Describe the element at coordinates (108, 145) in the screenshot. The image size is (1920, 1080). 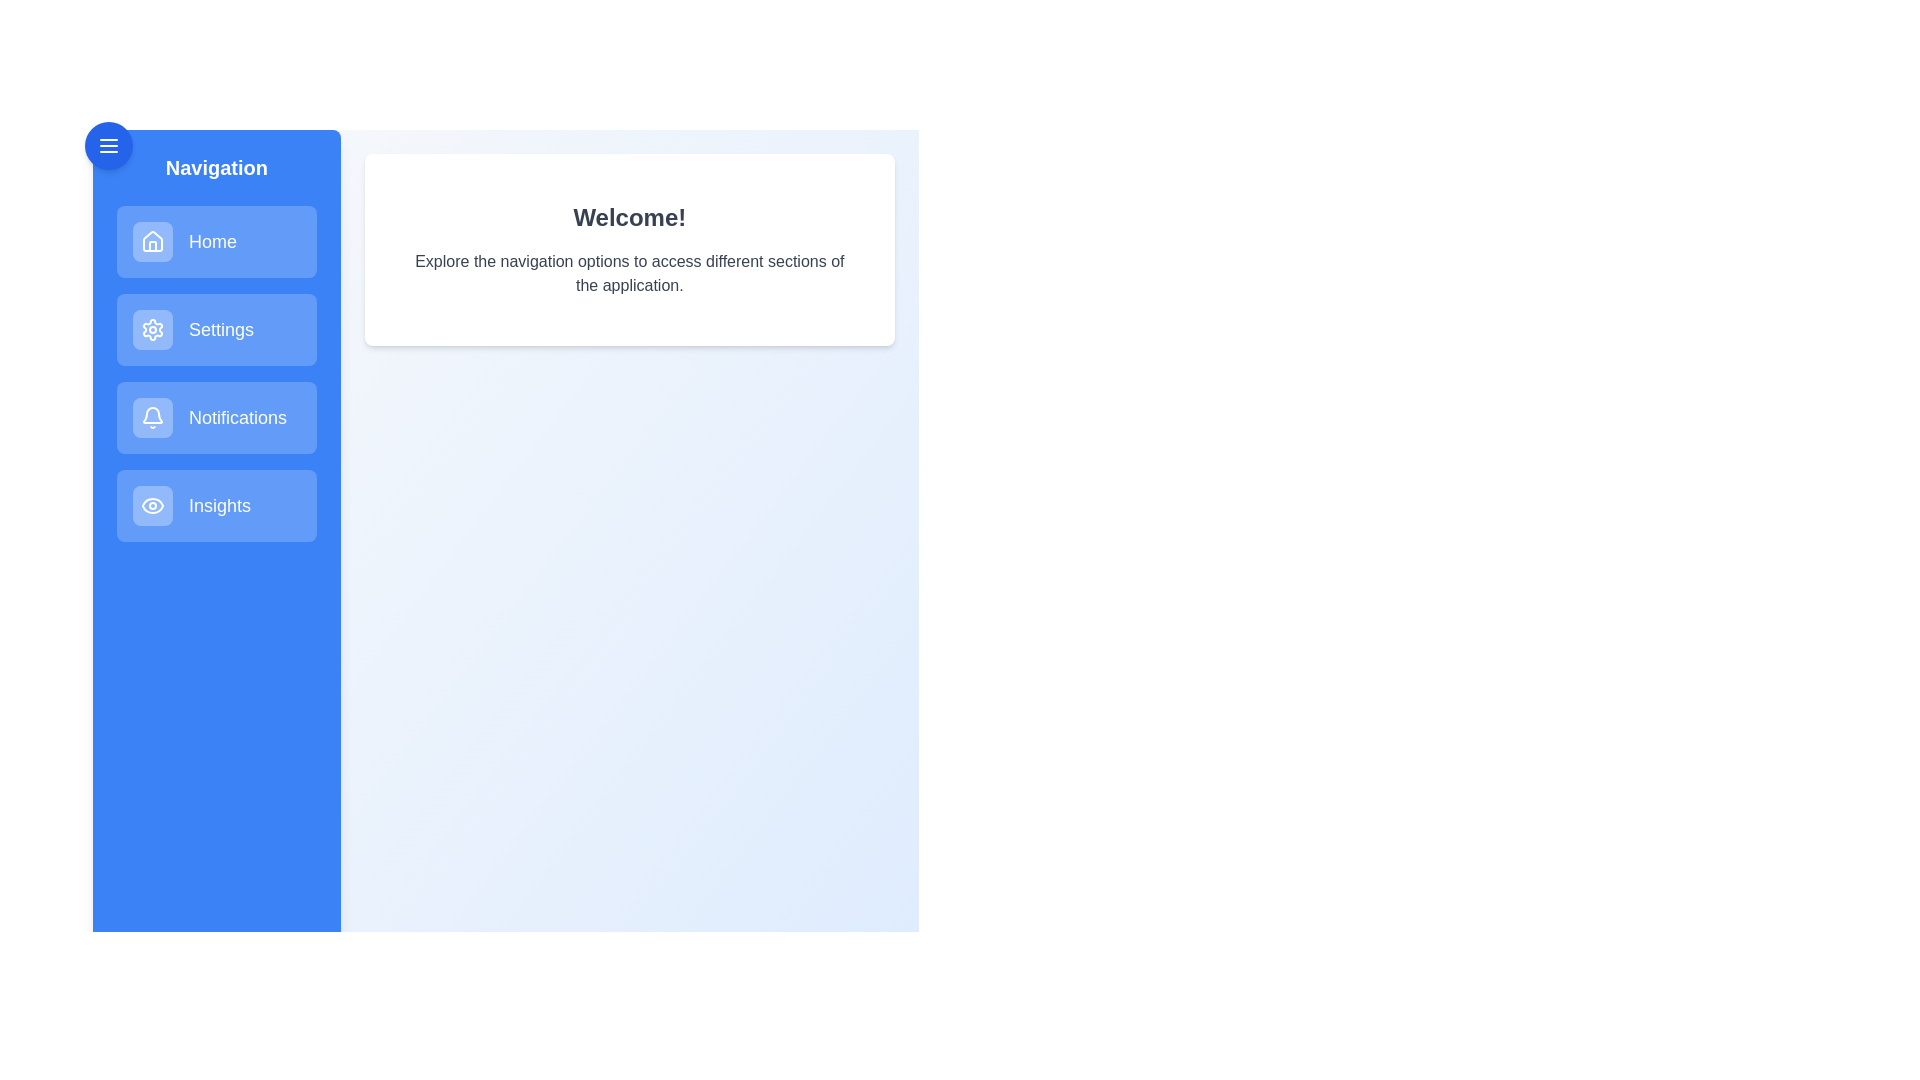
I see `the drawer toggle button to toggle the drawer visibility` at that location.